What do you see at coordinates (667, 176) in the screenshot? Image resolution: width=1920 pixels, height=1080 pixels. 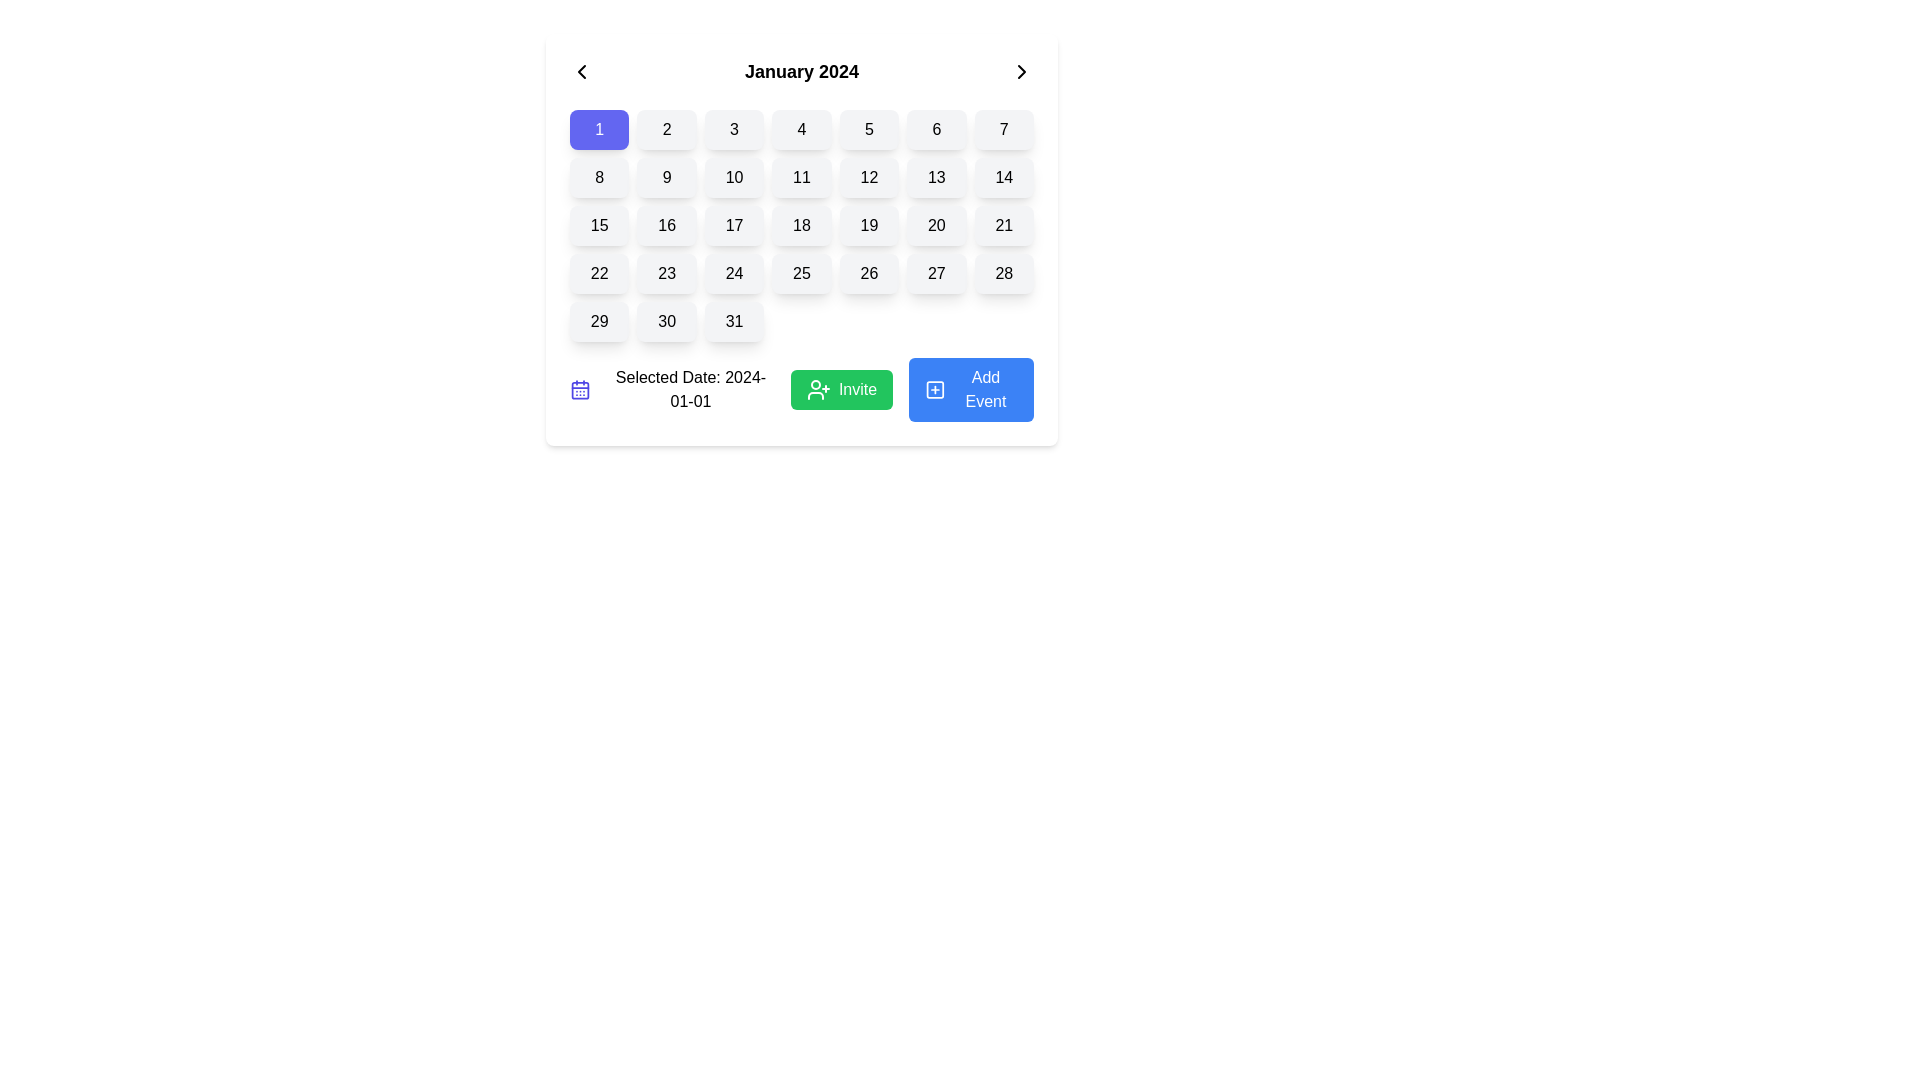 I see `the visual representation of the calendar day '9' located in the second row and second column of the calendar grid layout` at bounding box center [667, 176].